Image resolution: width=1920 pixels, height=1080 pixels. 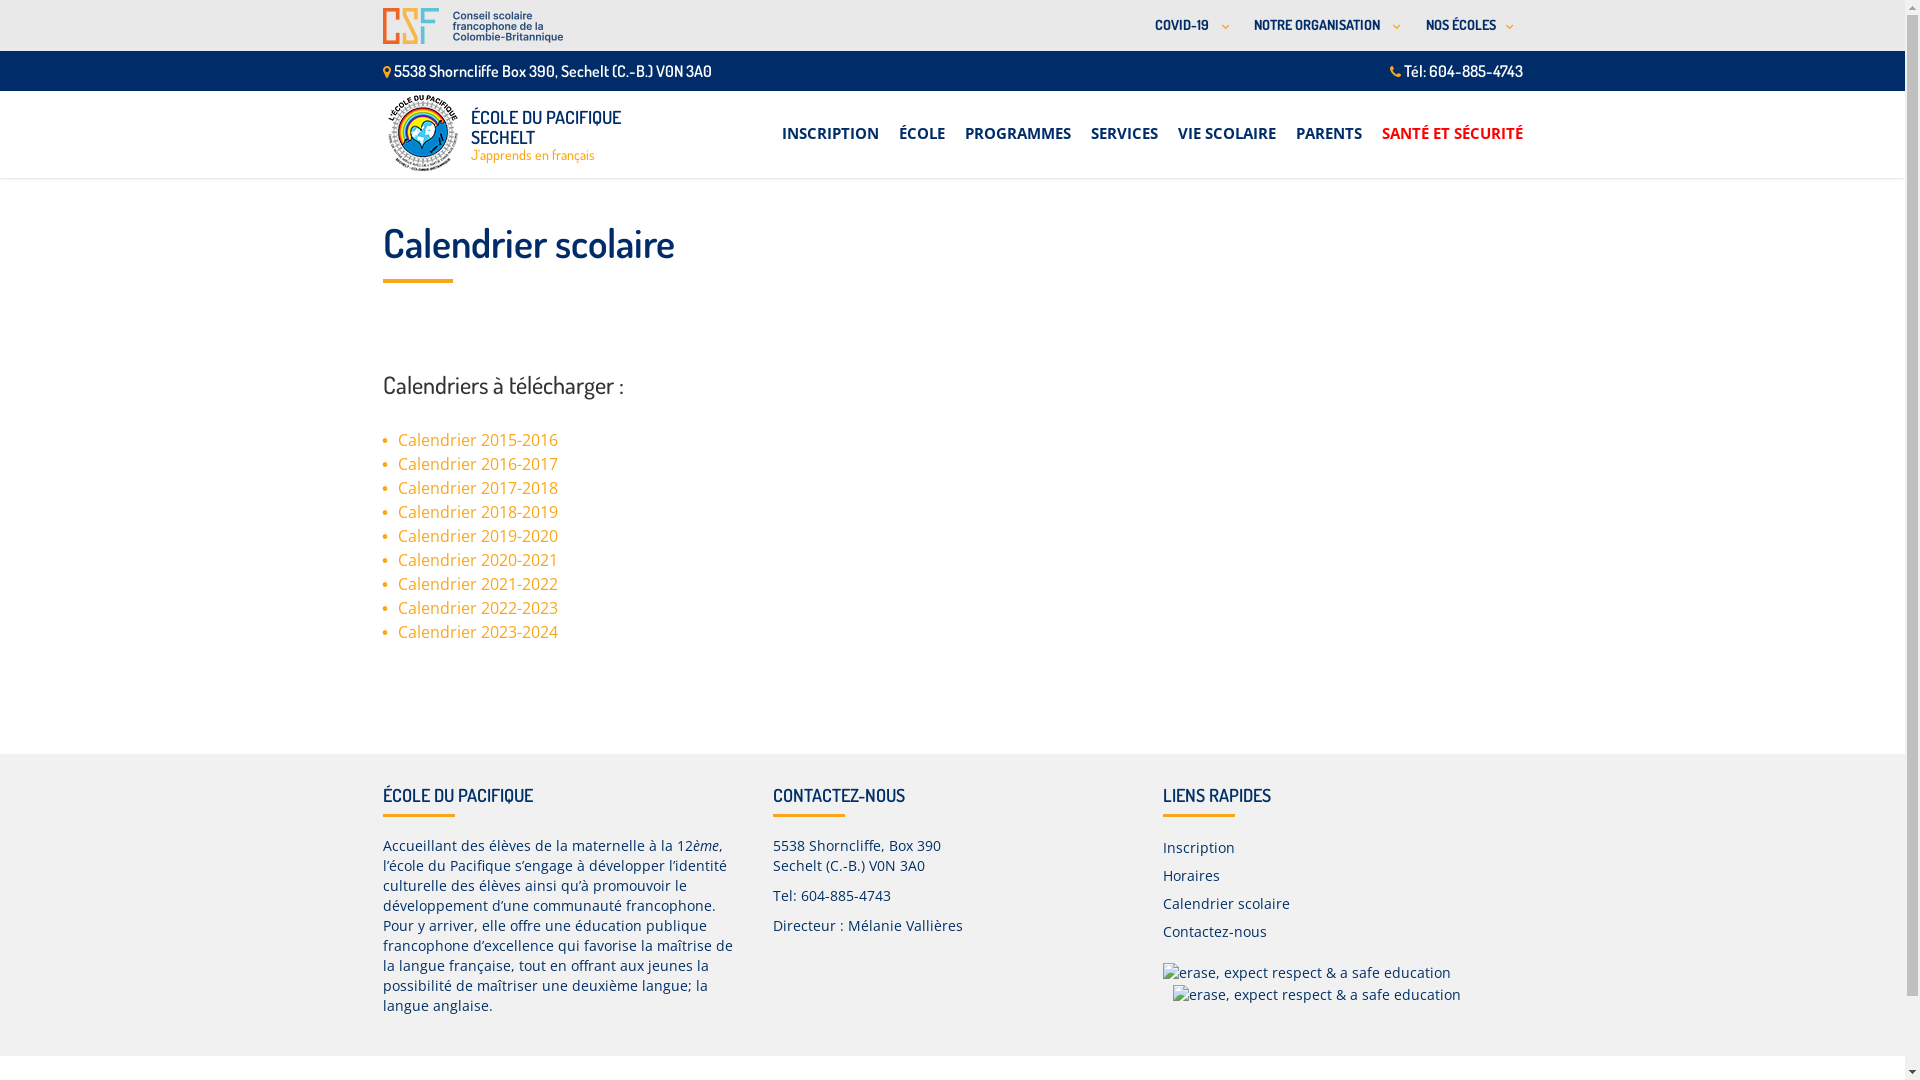 What do you see at coordinates (1161, 931) in the screenshot?
I see `'Contactez-nous'` at bounding box center [1161, 931].